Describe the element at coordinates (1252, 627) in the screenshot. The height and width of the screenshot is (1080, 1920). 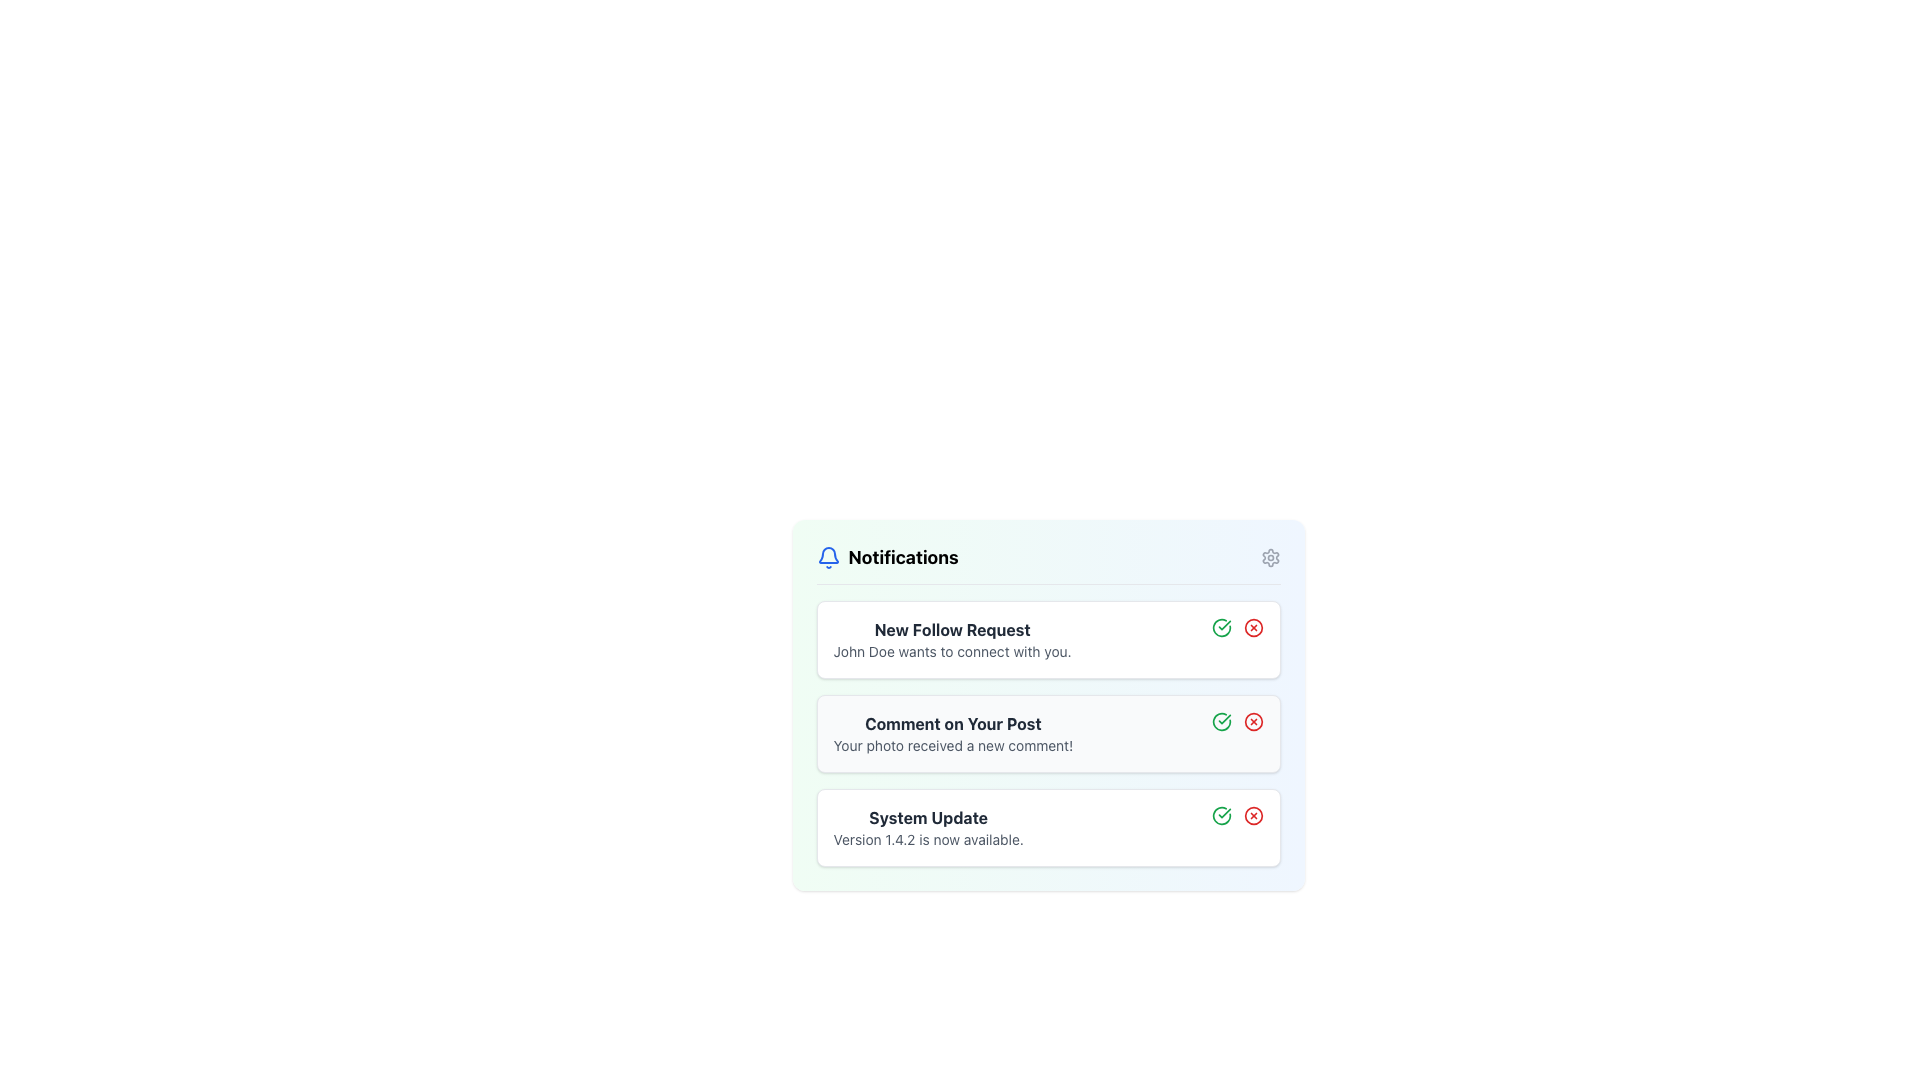
I see `the dismiss icon button located on the far right of the 'New Follow Request' notification` at that location.